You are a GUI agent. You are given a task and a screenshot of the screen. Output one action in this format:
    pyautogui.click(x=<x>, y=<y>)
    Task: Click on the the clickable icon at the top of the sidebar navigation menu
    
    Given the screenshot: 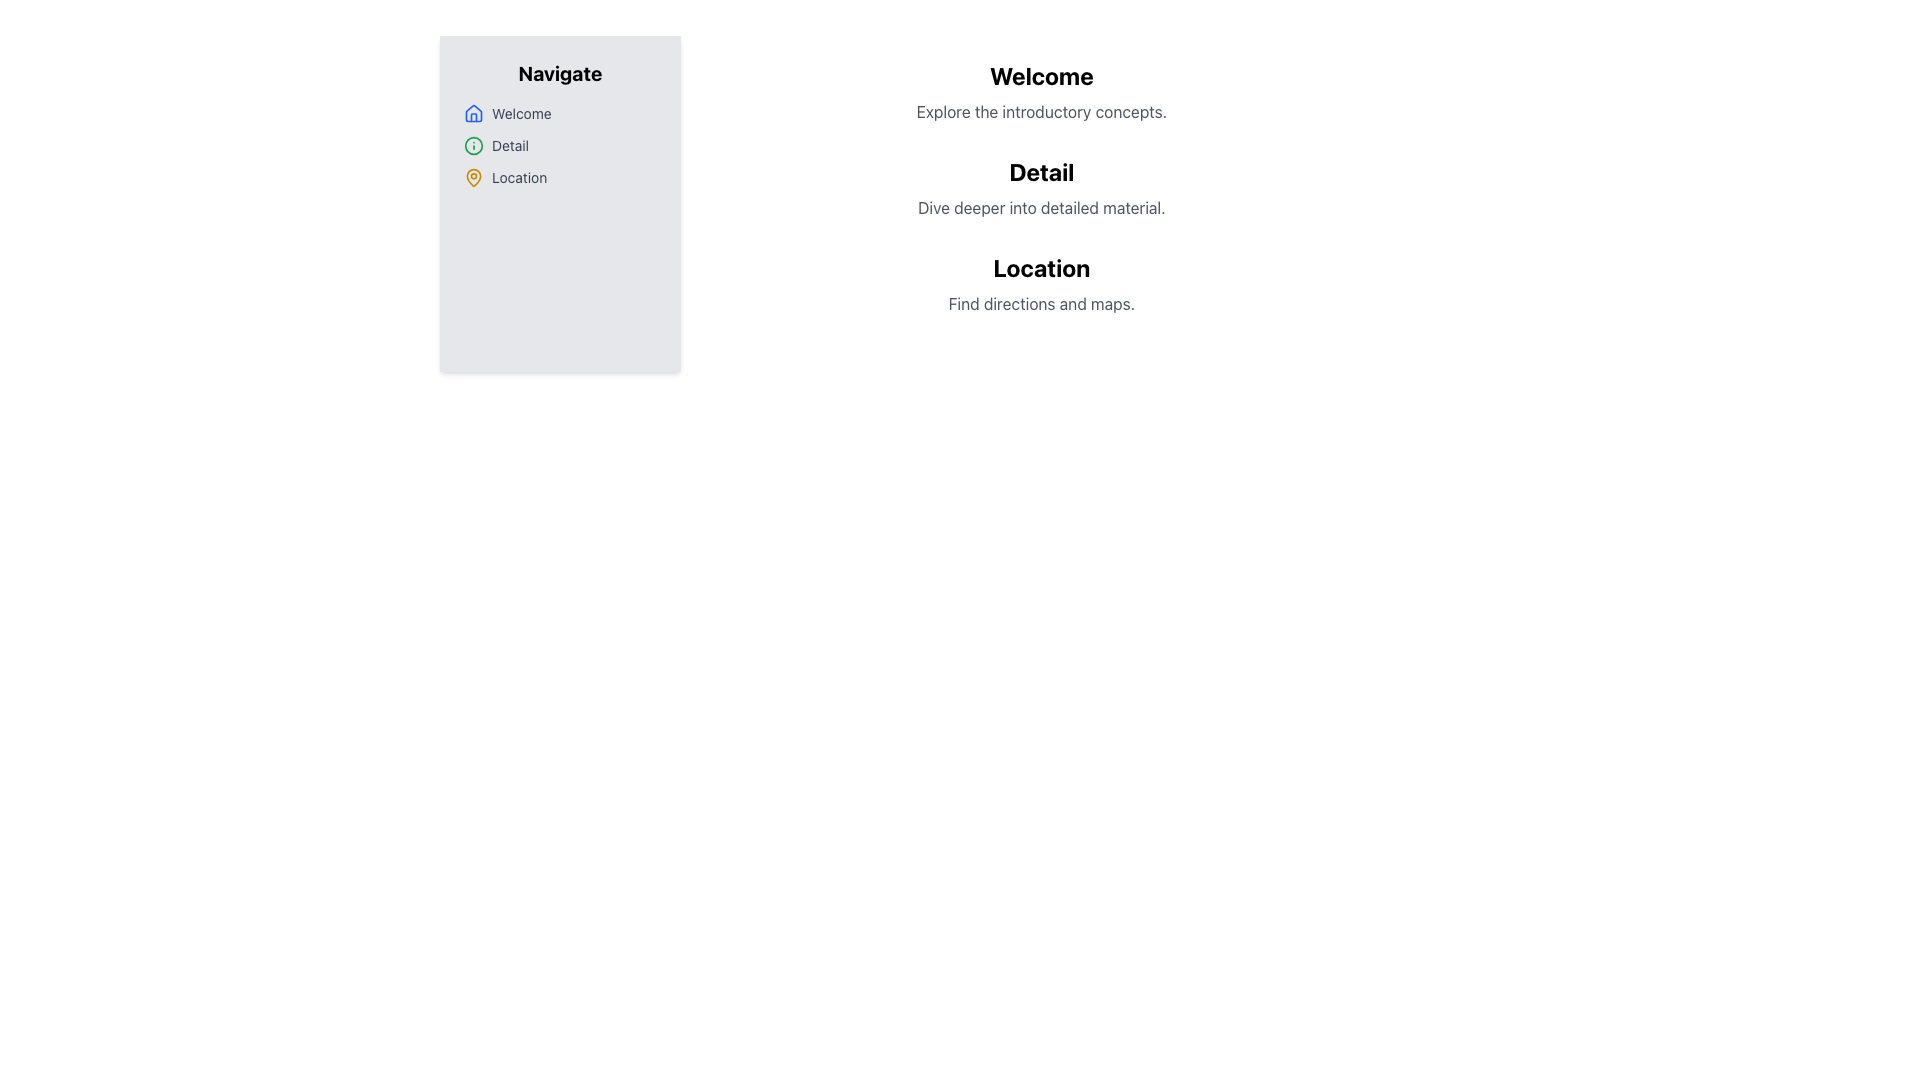 What is the action you would take?
    pyautogui.click(x=473, y=114)
    